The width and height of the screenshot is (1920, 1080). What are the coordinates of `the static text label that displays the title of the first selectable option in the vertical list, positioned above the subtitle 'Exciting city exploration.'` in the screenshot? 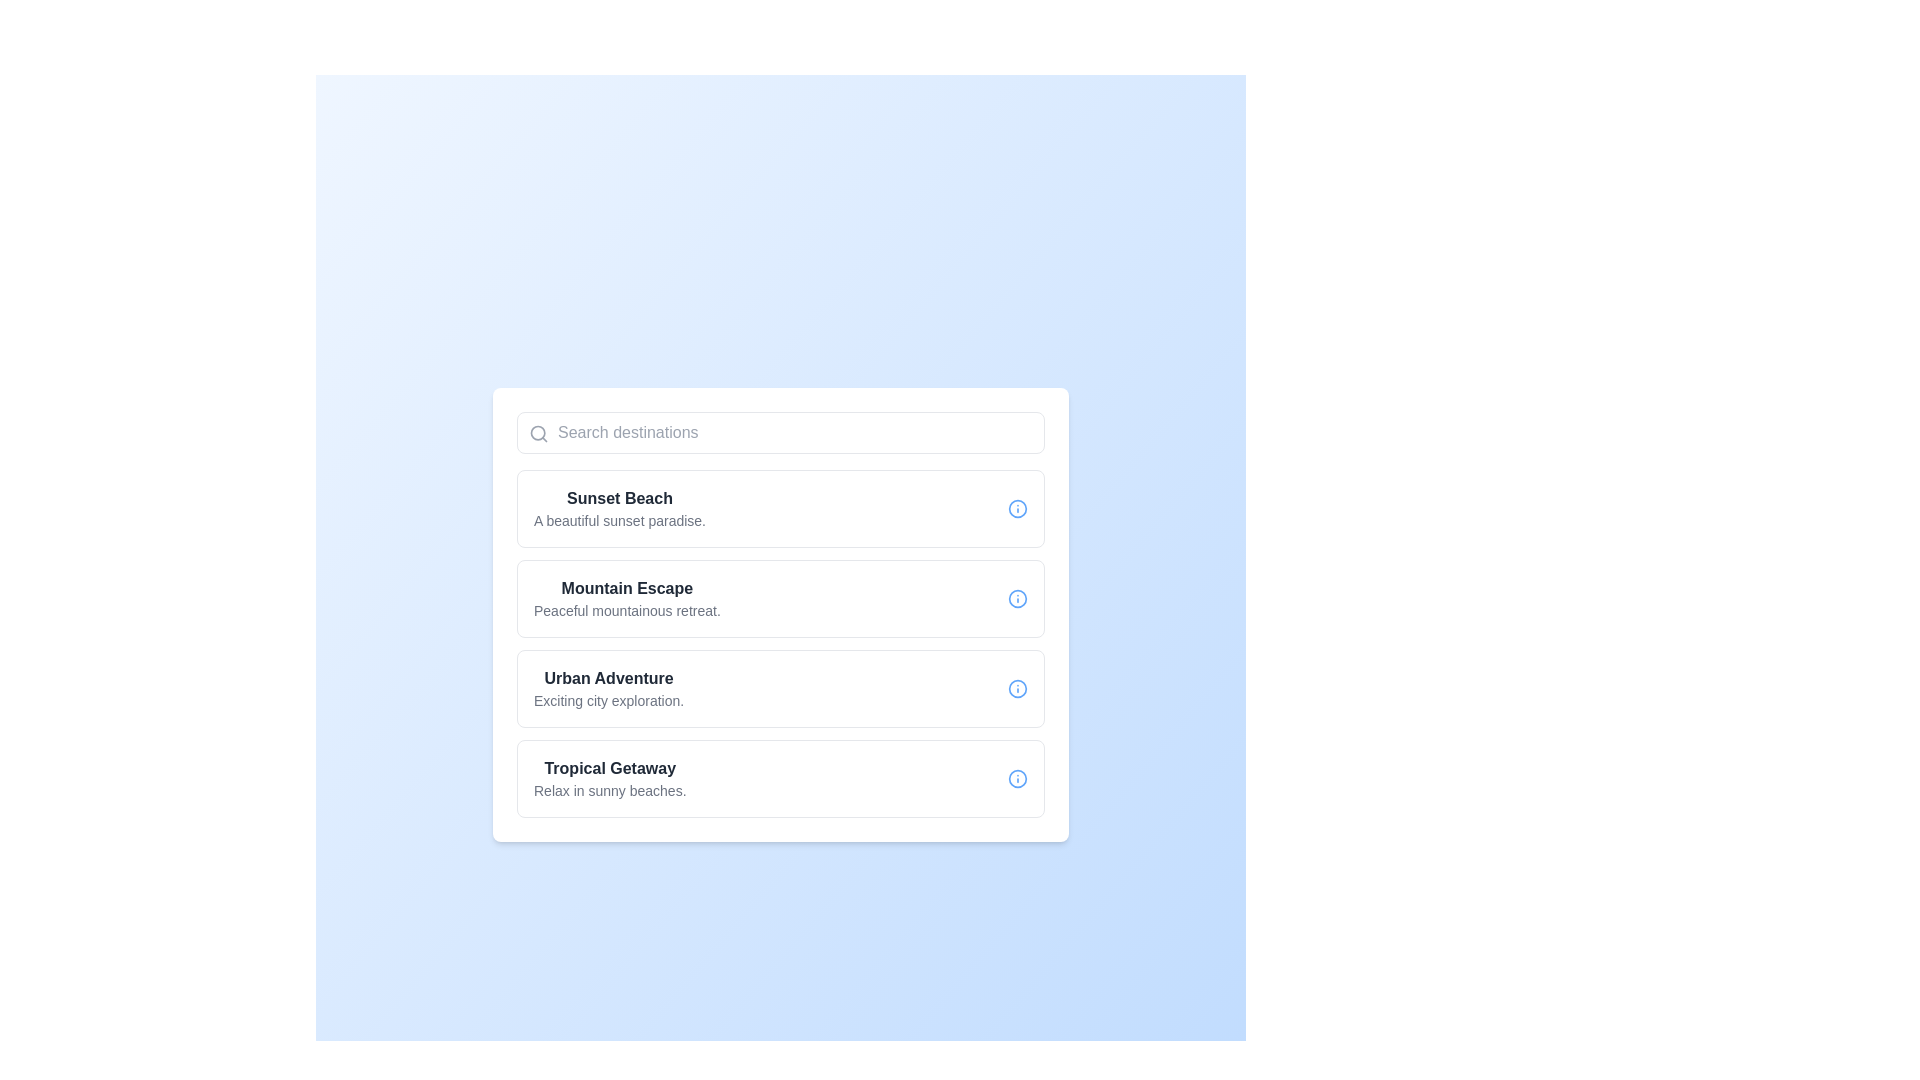 It's located at (608, 677).